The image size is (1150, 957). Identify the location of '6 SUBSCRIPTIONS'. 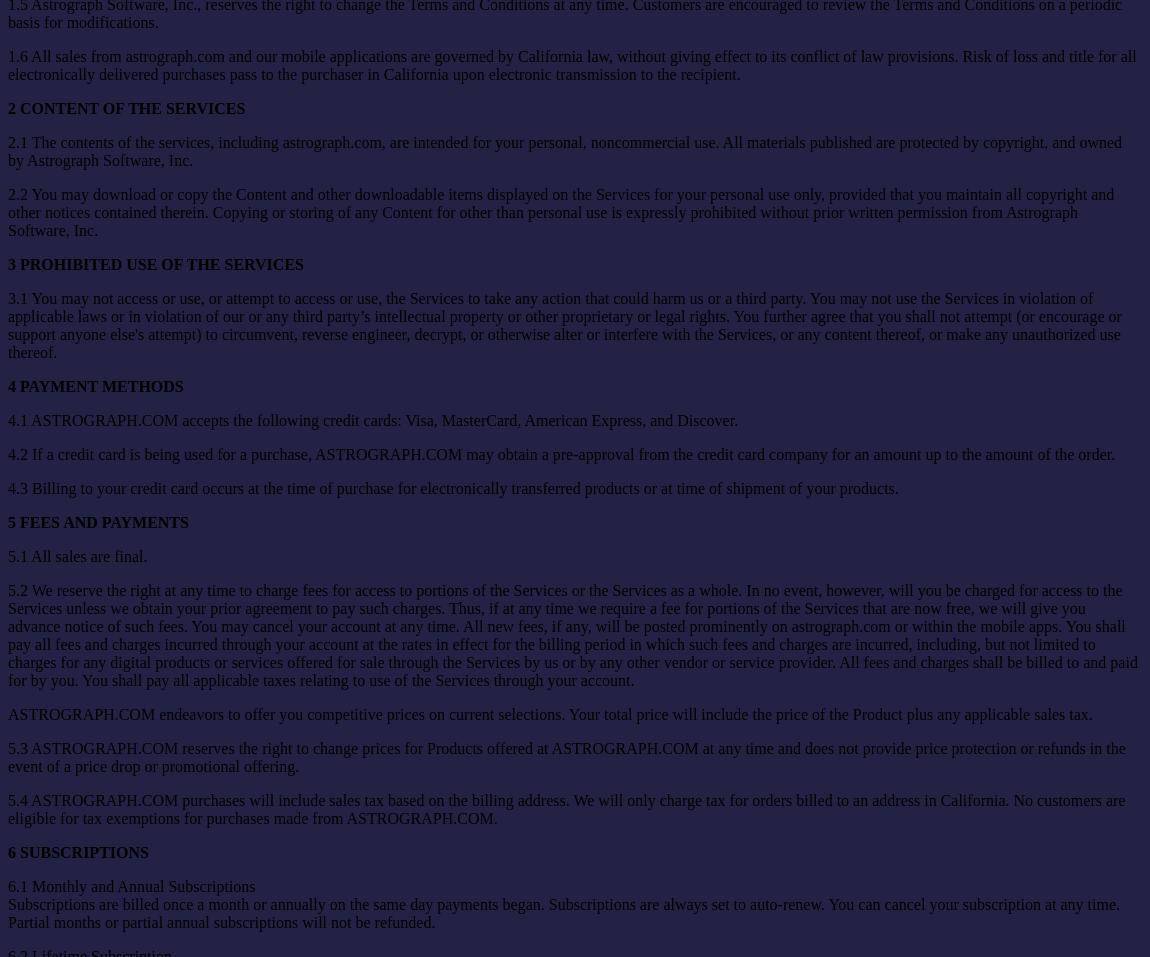
(7, 850).